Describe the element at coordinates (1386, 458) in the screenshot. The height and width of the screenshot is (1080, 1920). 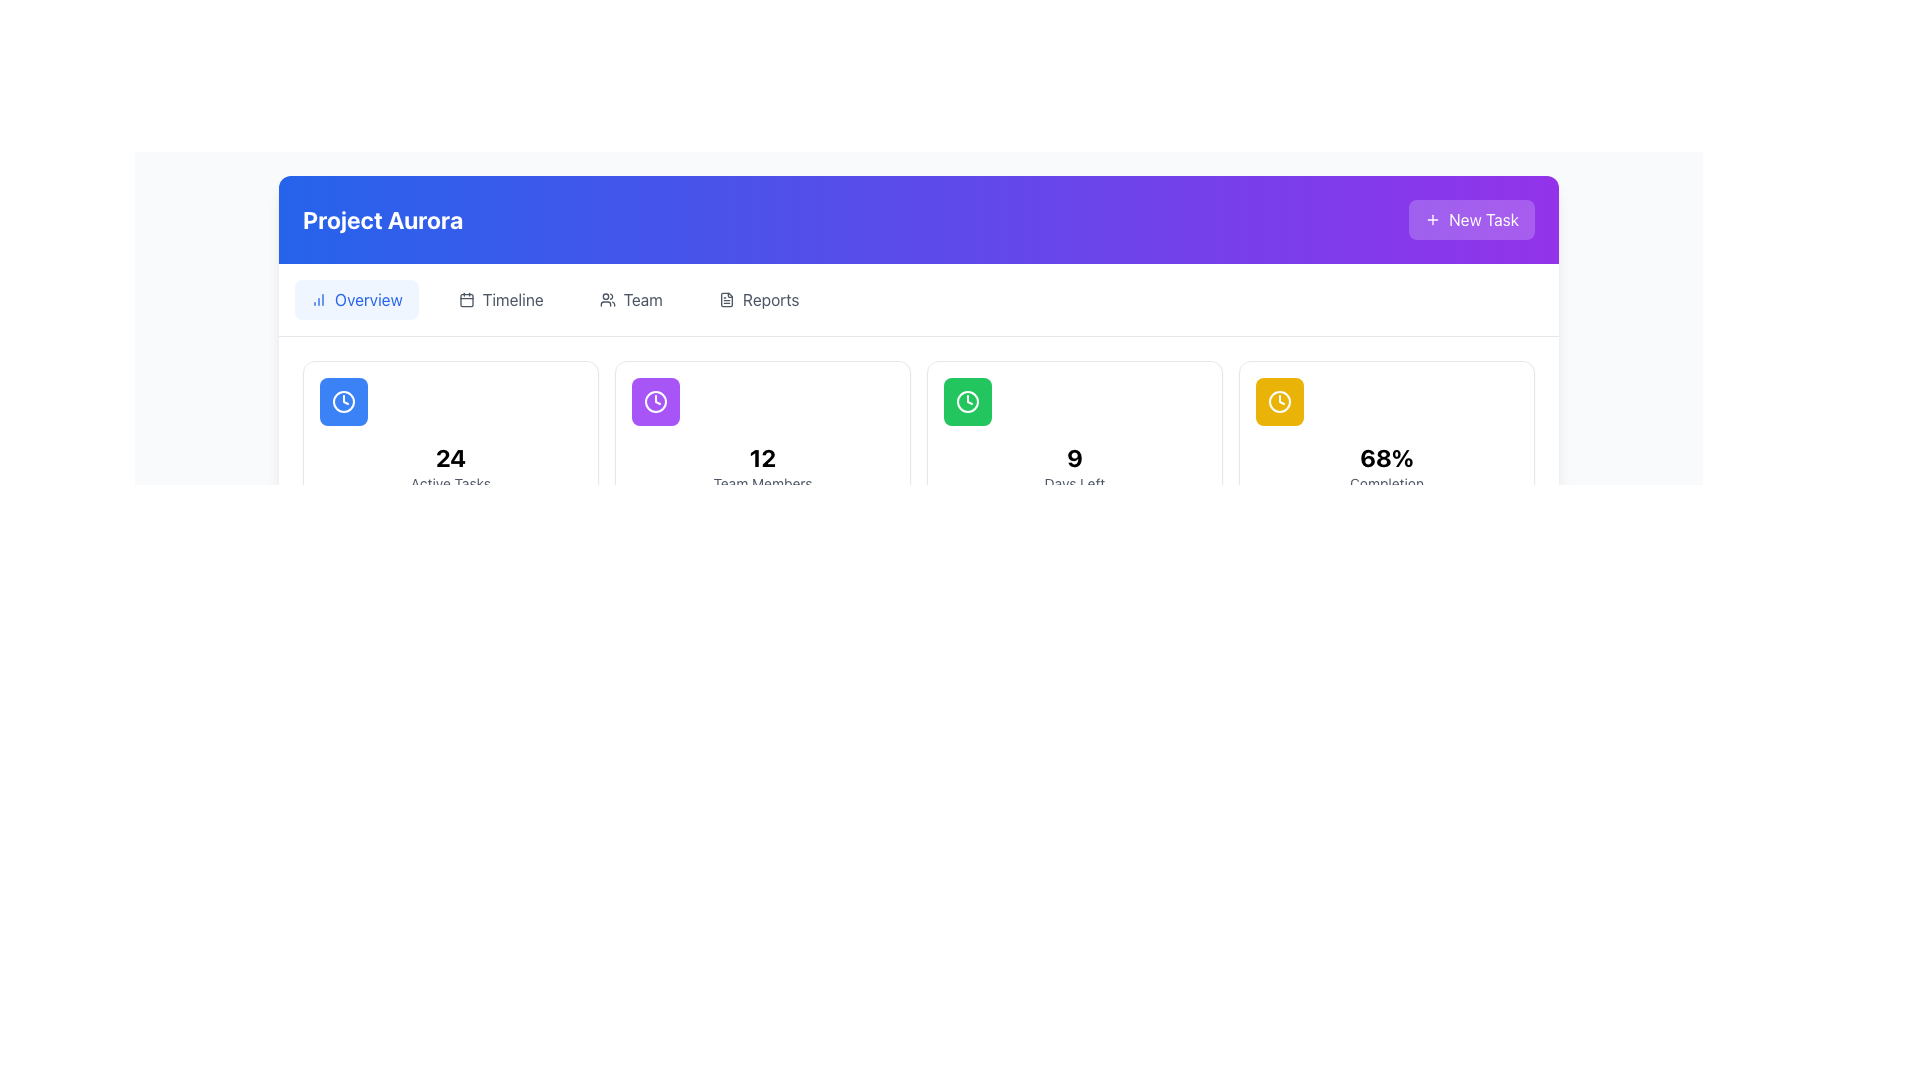
I see `the displayed percentage value on the text label located centrally above the text 'Completion' and below a yellow clock icon, within the rightmost white background box of a group of four` at that location.